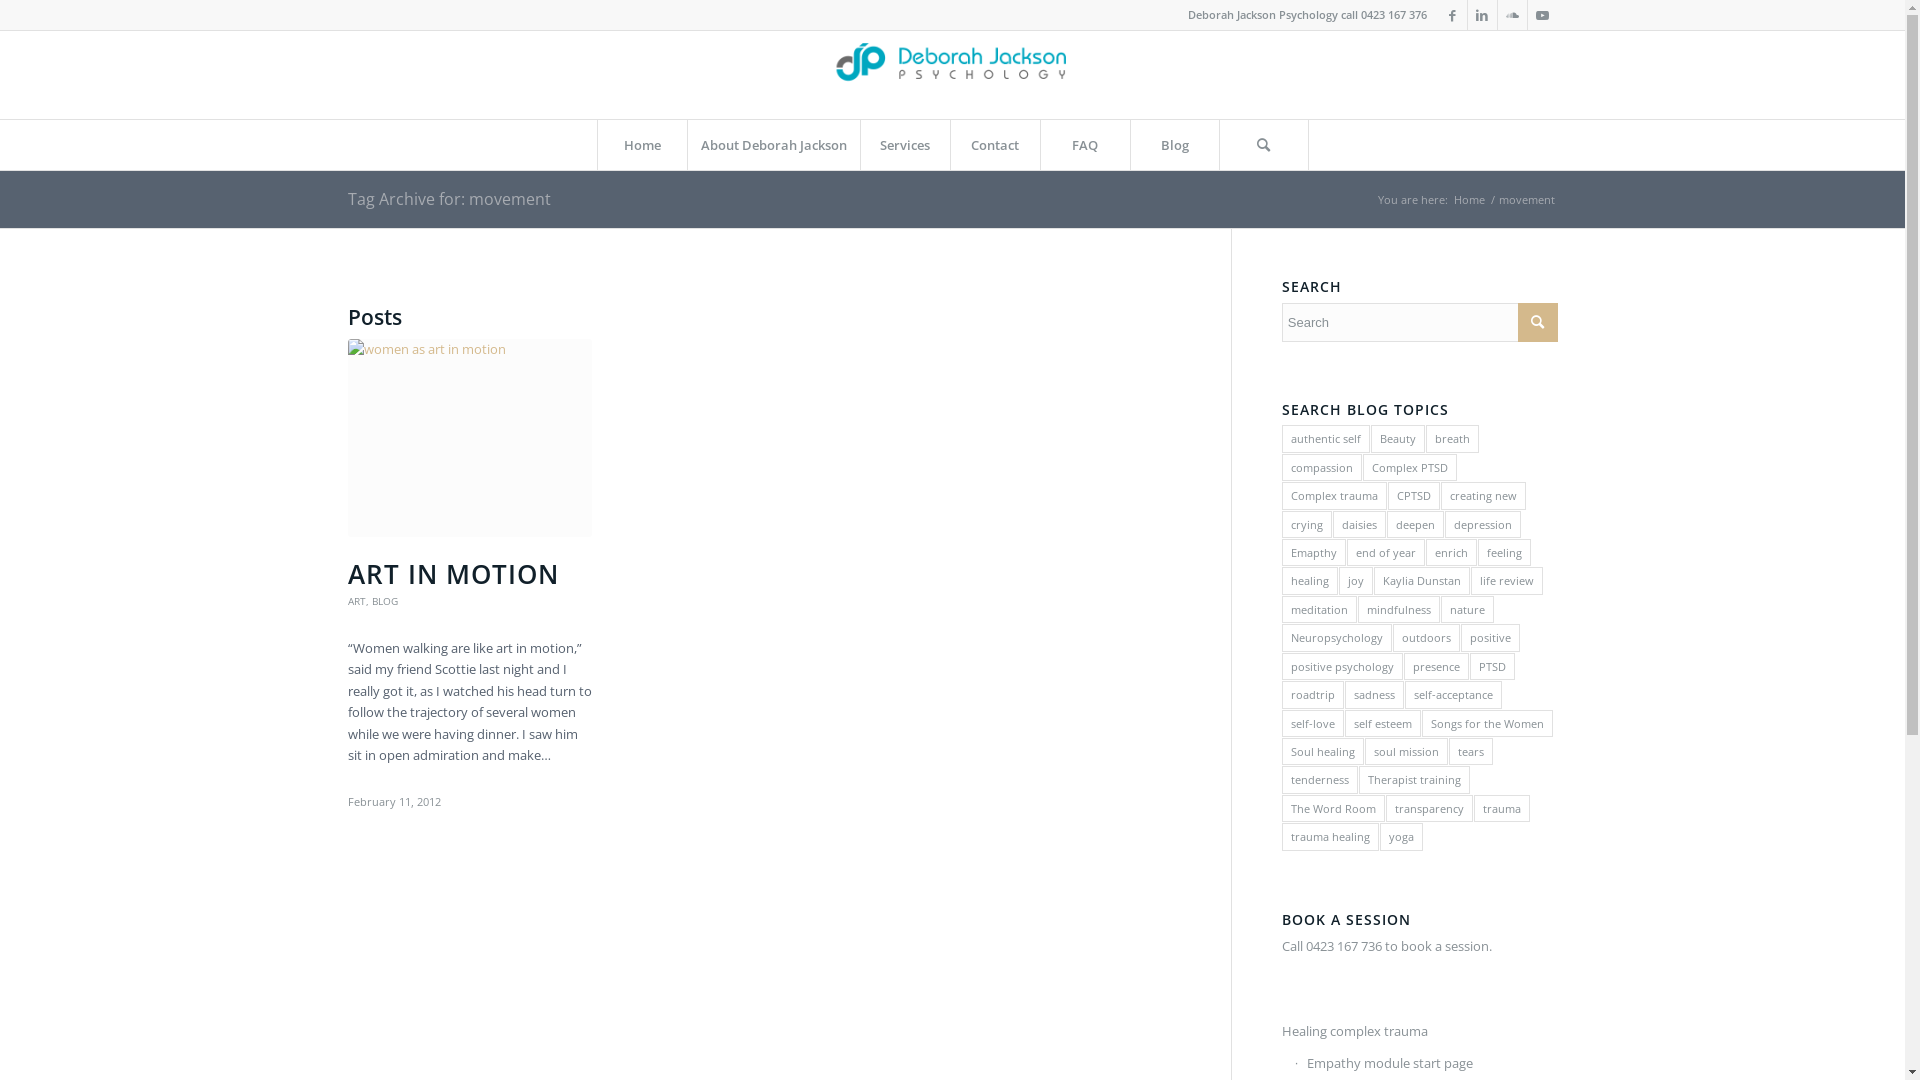 The width and height of the screenshot is (1920, 1080). I want to click on 'About Deborah Jackson', so click(771, 144).